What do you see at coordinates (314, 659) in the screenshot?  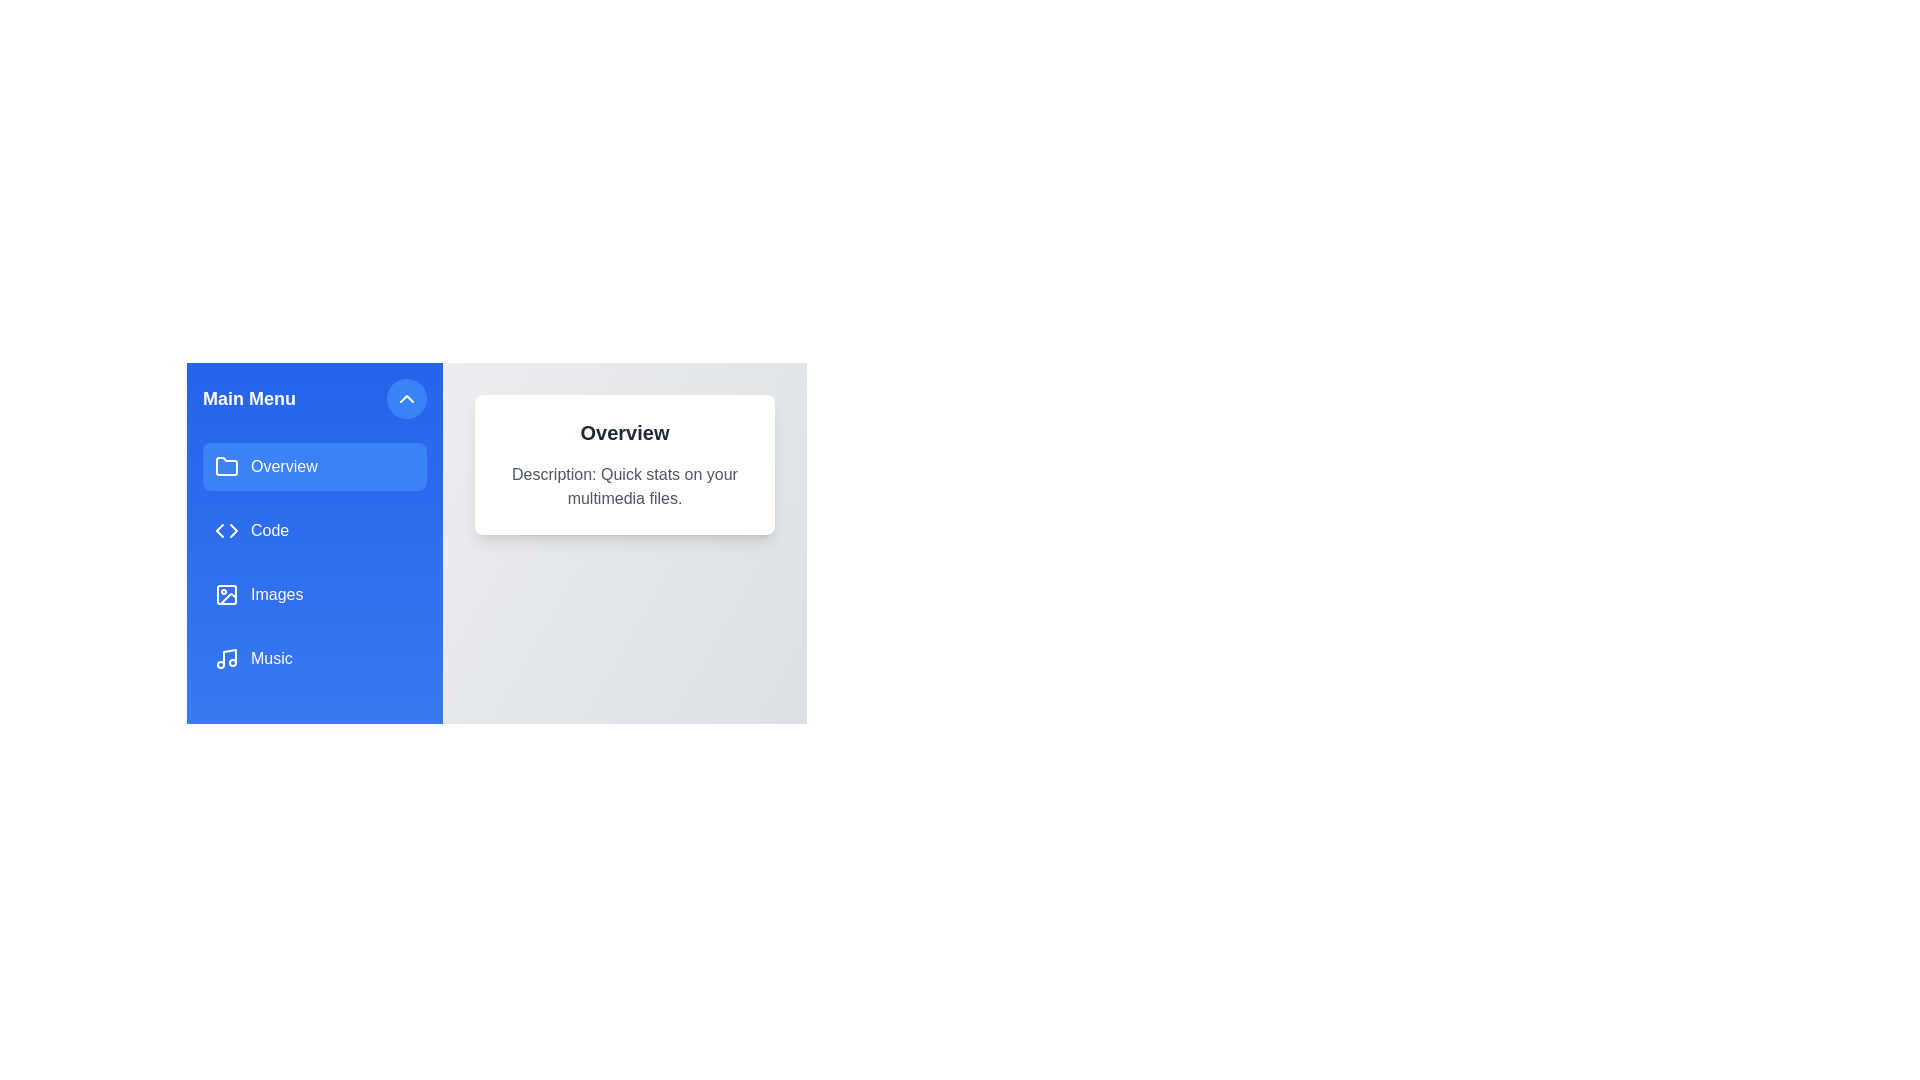 I see `the fourth item in the vertical navigation menu, located below the 'Images' menu item` at bounding box center [314, 659].